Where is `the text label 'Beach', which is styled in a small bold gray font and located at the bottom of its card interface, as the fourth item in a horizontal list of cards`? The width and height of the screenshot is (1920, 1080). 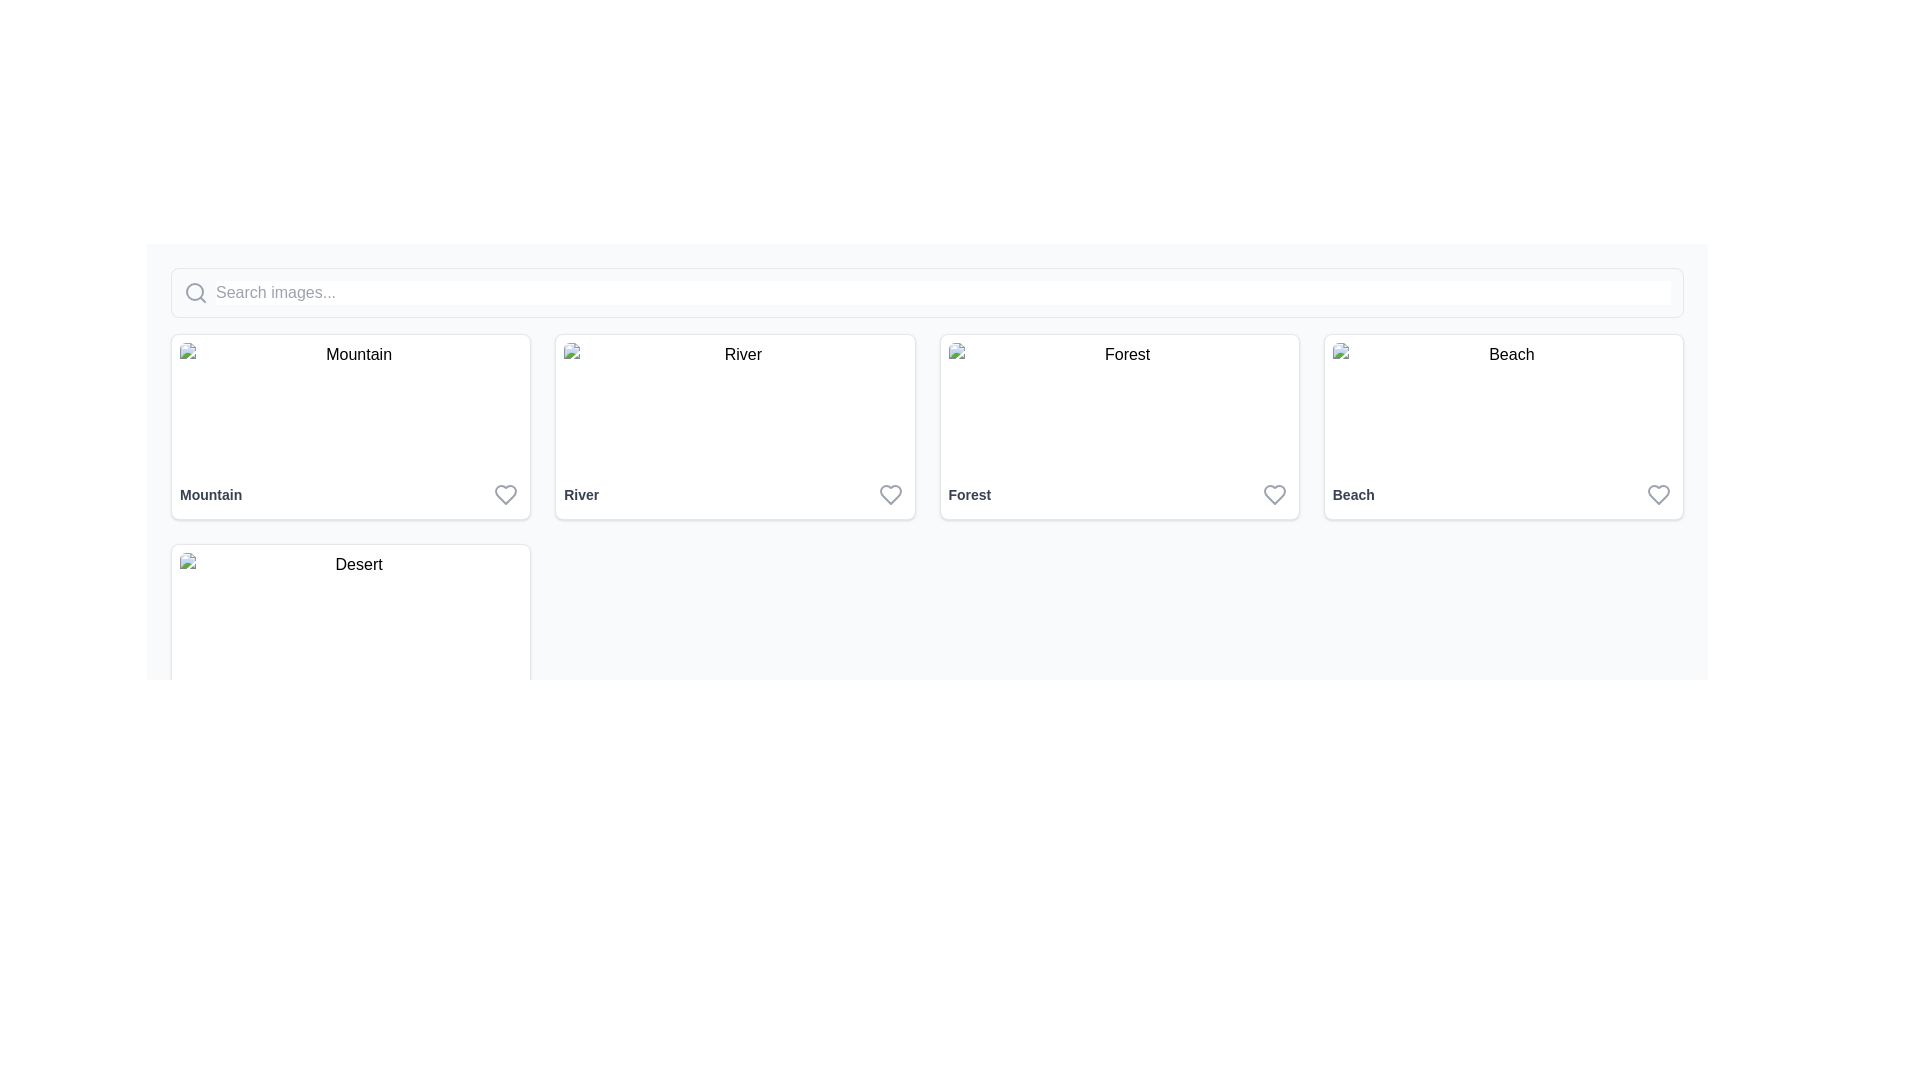
the text label 'Beach', which is styled in a small bold gray font and located at the bottom of its card interface, as the fourth item in a horizontal list of cards is located at coordinates (1353, 494).